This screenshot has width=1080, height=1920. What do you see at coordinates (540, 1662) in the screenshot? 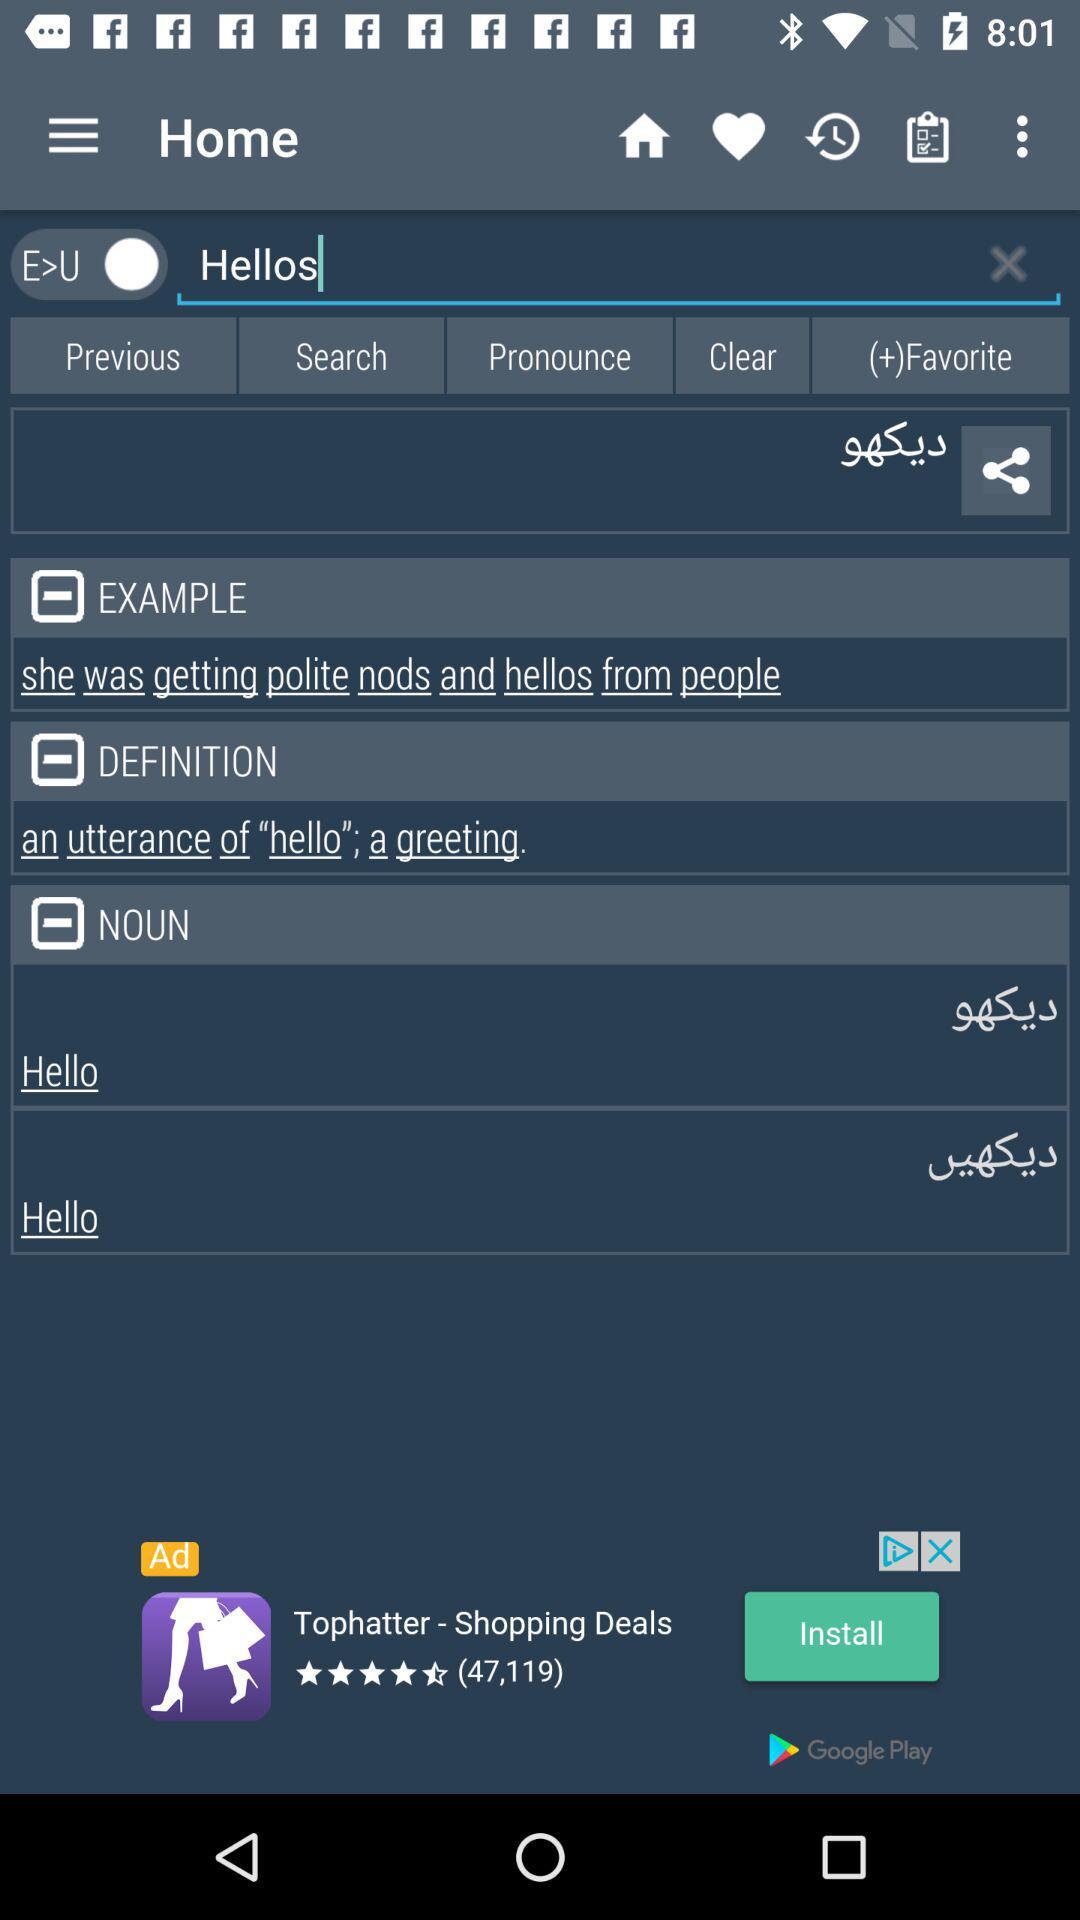
I see `advertisement` at bounding box center [540, 1662].